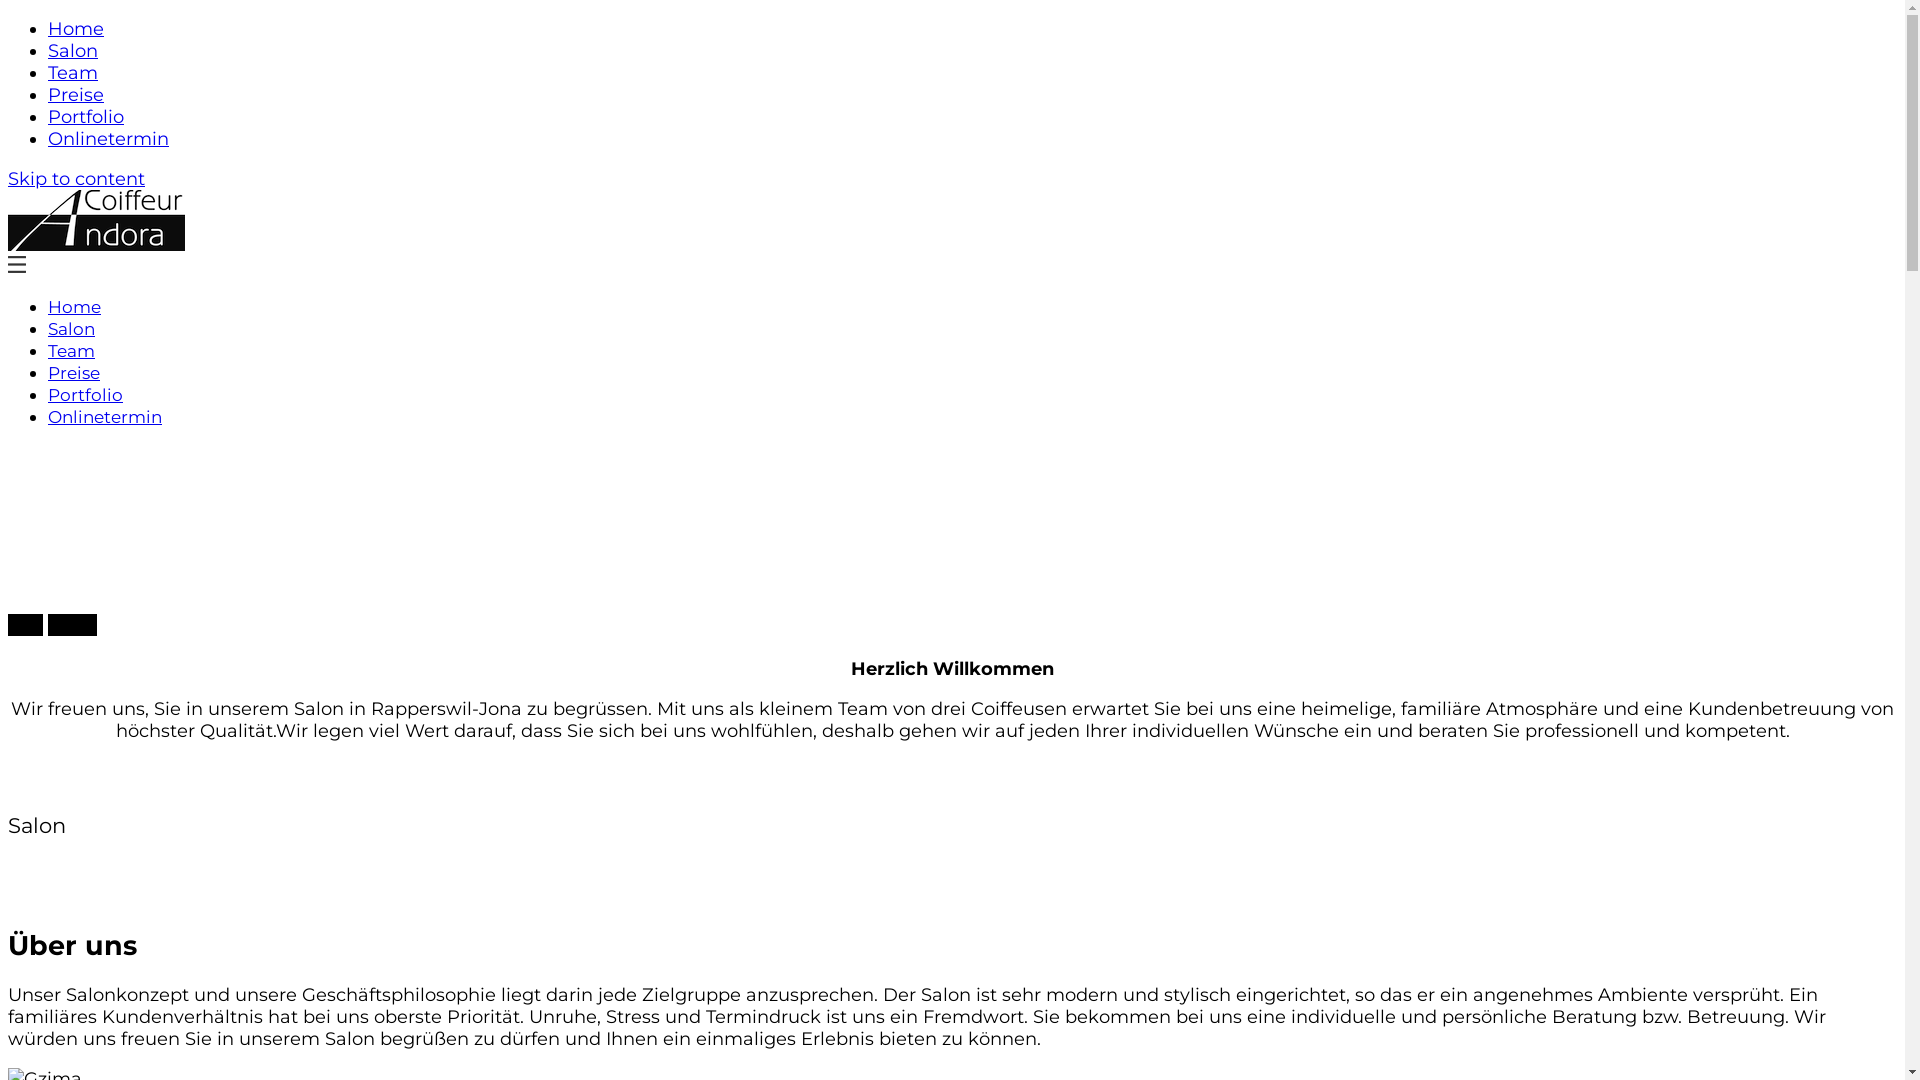 The height and width of the screenshot is (1080, 1920). What do you see at coordinates (85, 116) in the screenshot?
I see `'Portfolio'` at bounding box center [85, 116].